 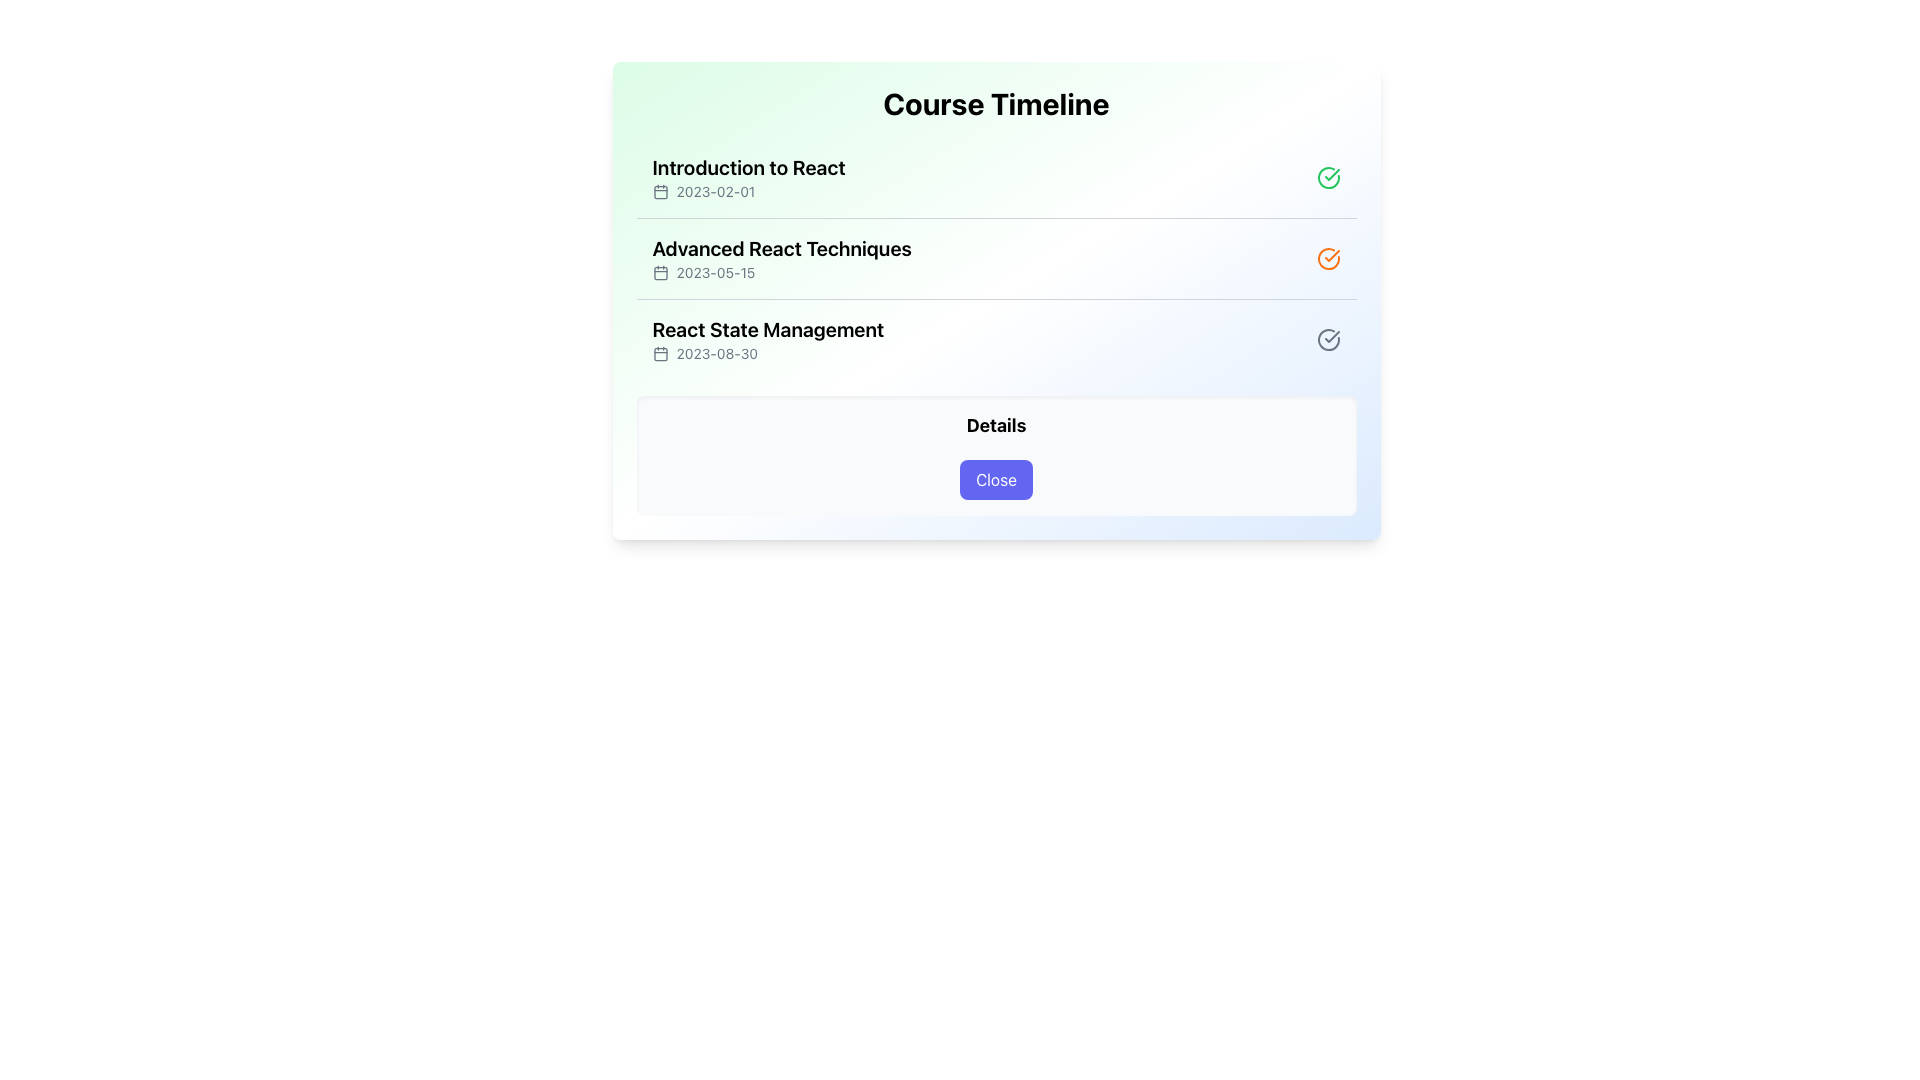 What do you see at coordinates (1328, 338) in the screenshot?
I see `the SVG icon with a circular outline and a check mark inside, located to the far right of the 'React State Management - 2023-08-30' course entry` at bounding box center [1328, 338].